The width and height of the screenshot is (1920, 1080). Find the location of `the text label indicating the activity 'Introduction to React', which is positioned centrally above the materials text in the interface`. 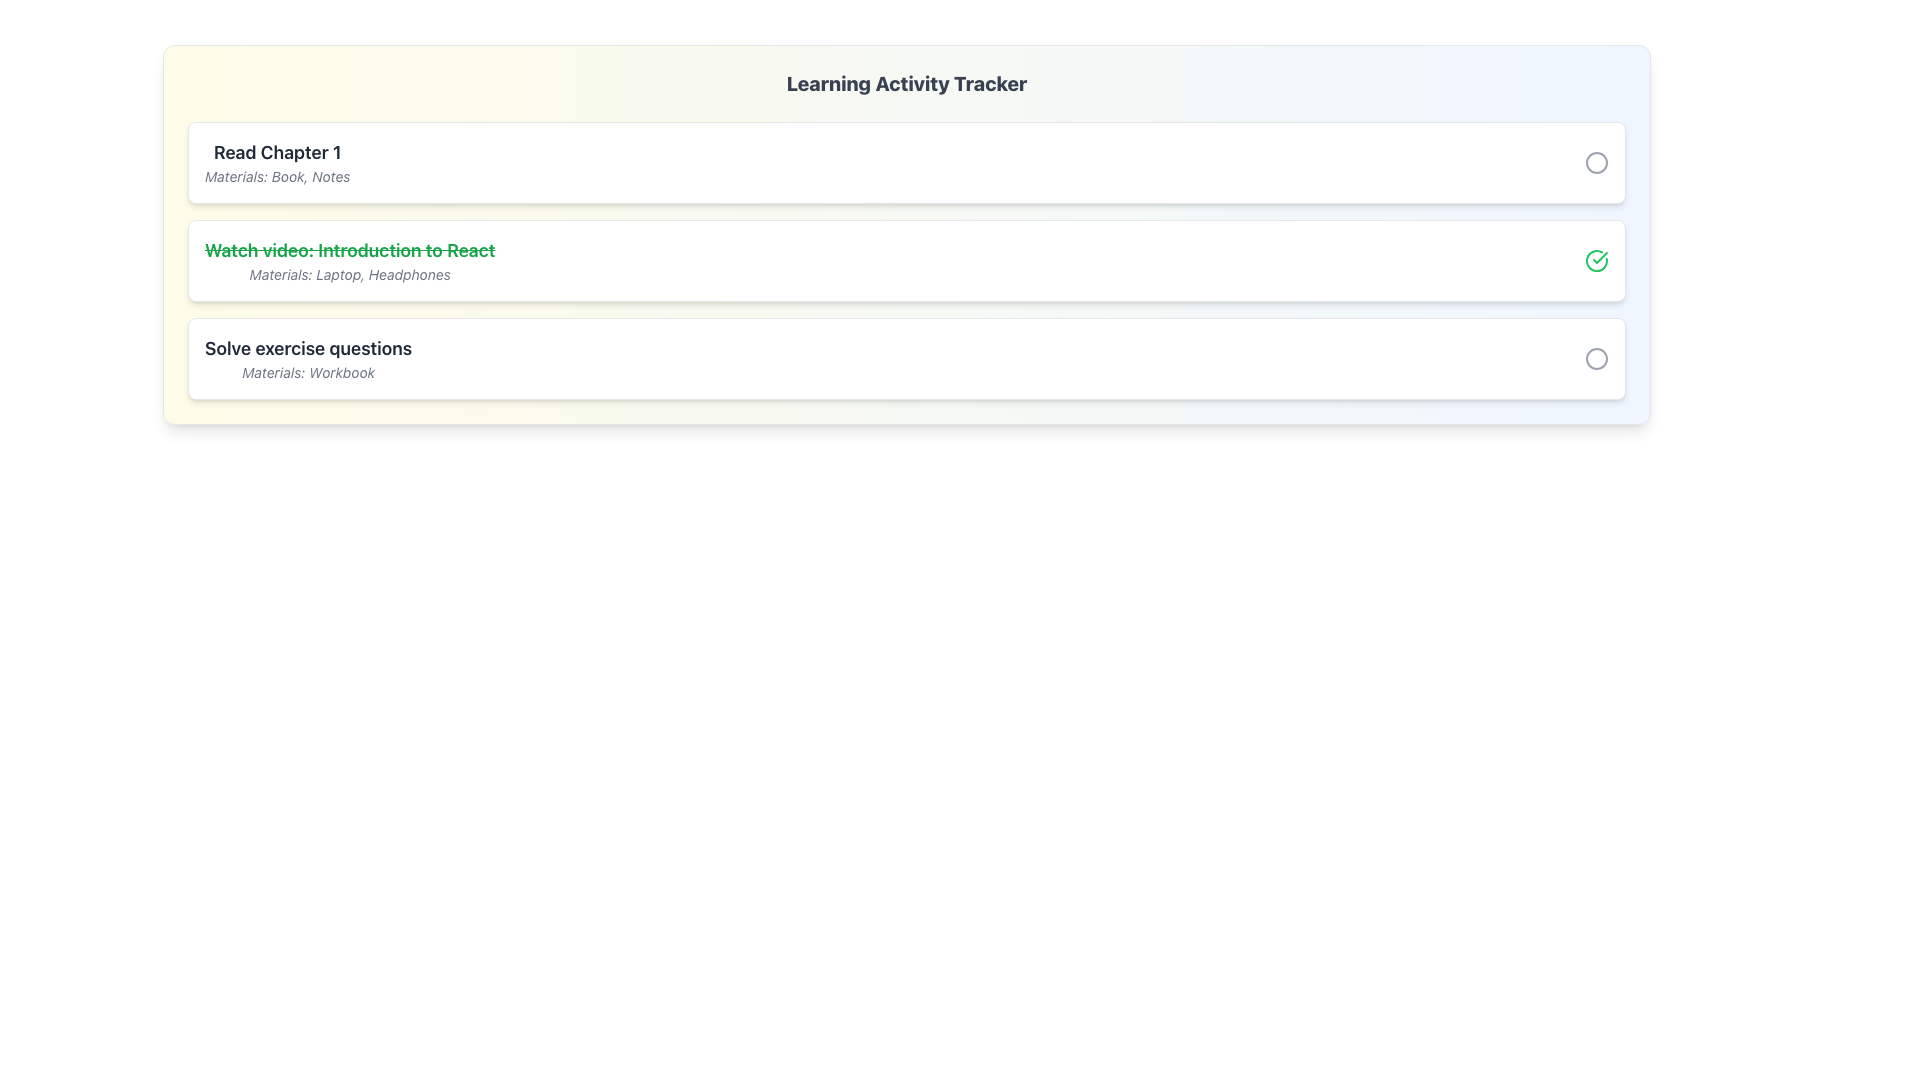

the text label indicating the activity 'Introduction to React', which is positioned centrally above the materials text in the interface is located at coordinates (350, 249).